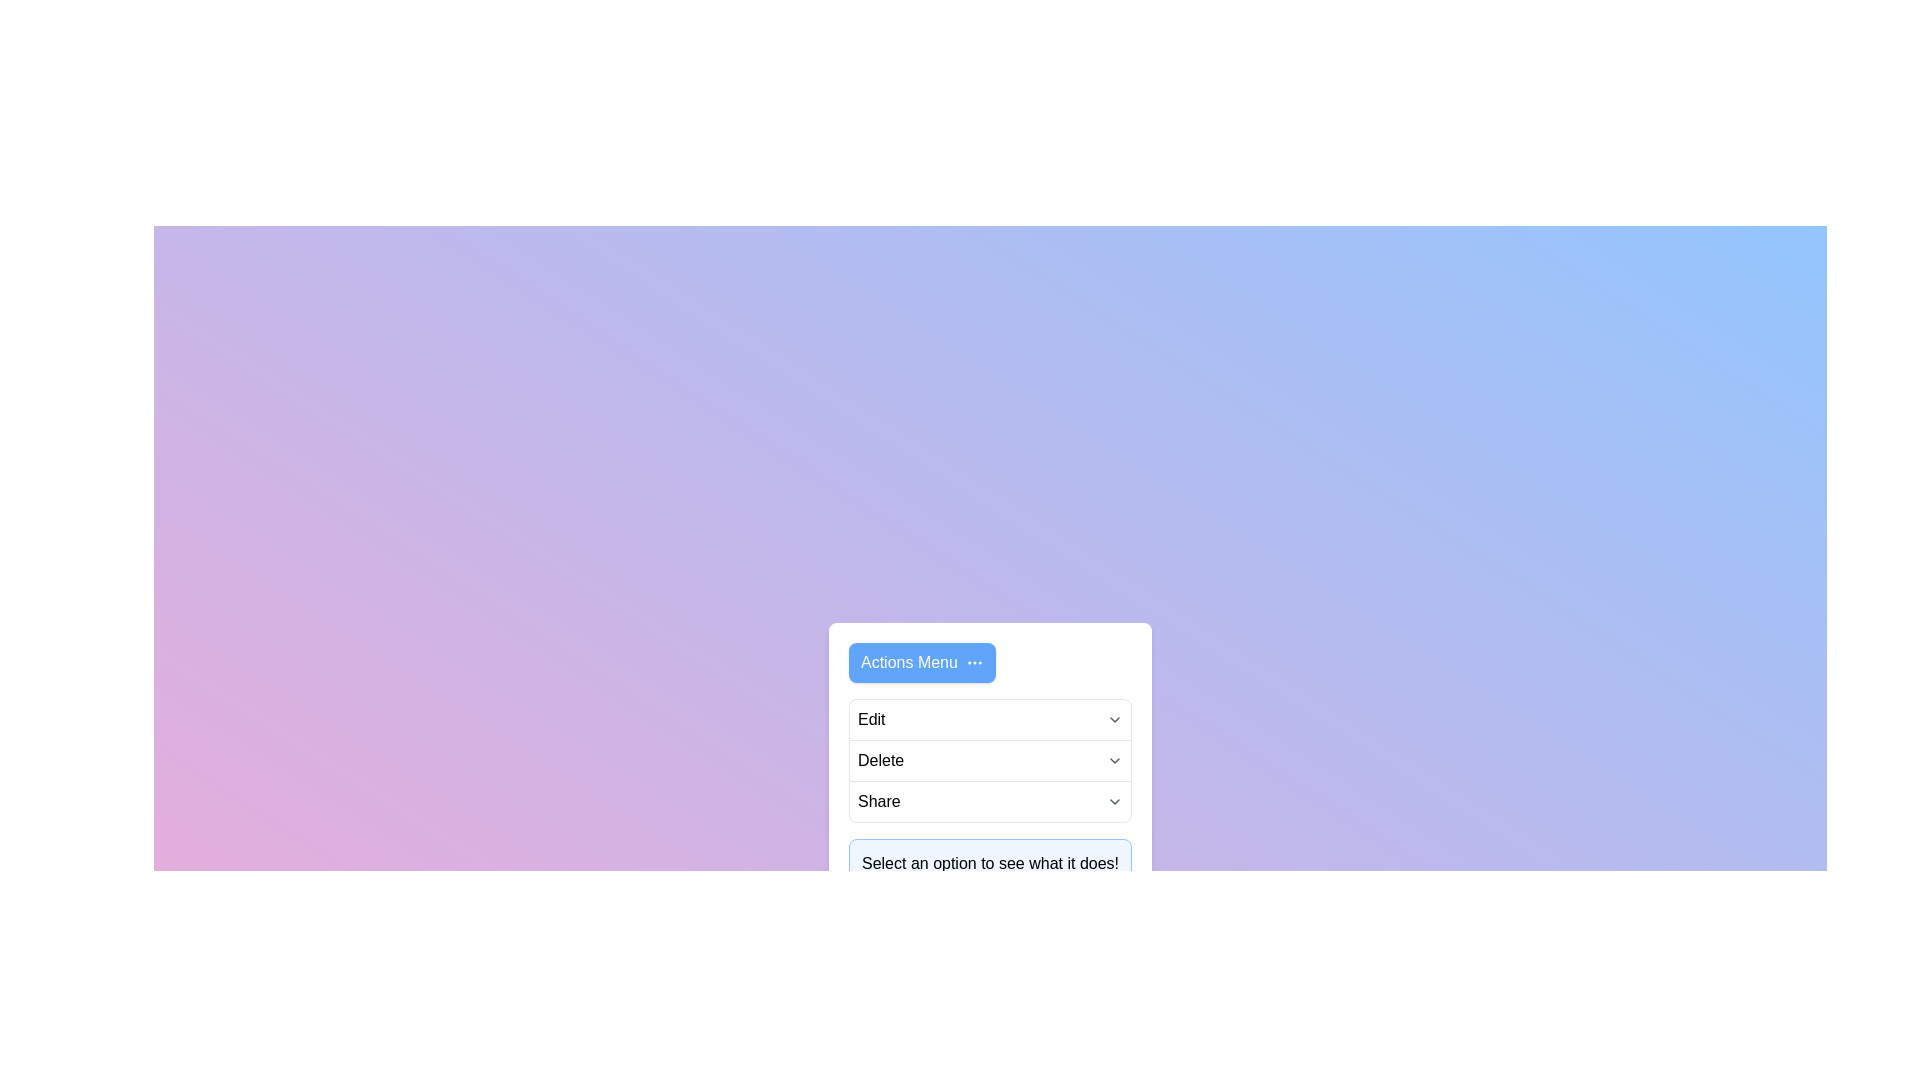 Image resolution: width=1920 pixels, height=1080 pixels. I want to click on the 'Actions Menu' button to toggle the visibility of the actions menu, so click(921, 663).